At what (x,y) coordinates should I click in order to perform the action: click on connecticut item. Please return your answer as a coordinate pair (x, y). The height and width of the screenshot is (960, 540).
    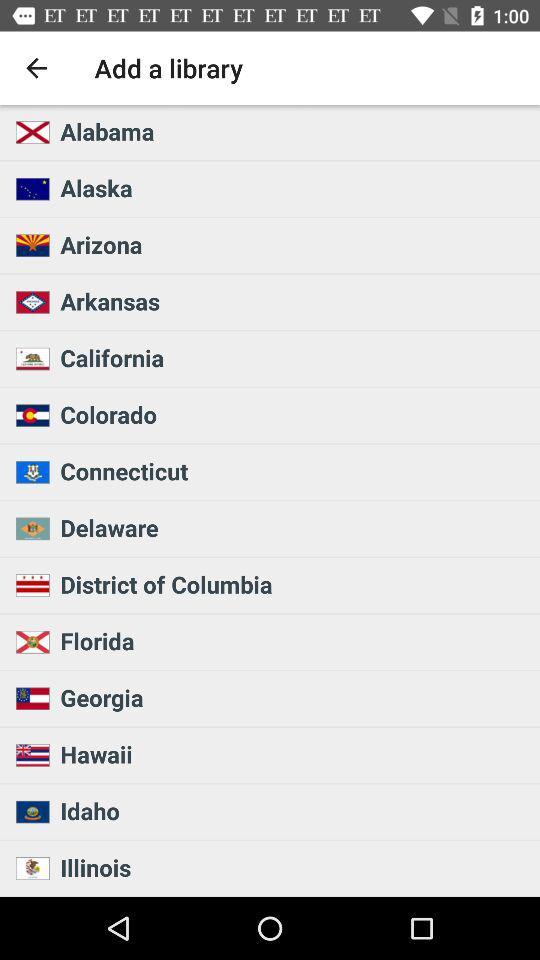
    Looking at the image, I should click on (293, 471).